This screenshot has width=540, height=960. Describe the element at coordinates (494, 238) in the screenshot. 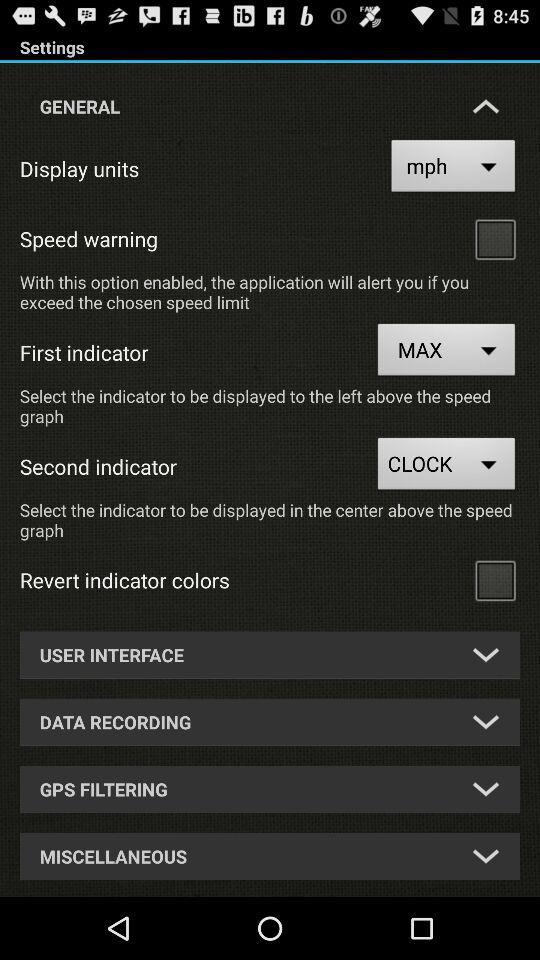

I see `speedwarning` at that location.